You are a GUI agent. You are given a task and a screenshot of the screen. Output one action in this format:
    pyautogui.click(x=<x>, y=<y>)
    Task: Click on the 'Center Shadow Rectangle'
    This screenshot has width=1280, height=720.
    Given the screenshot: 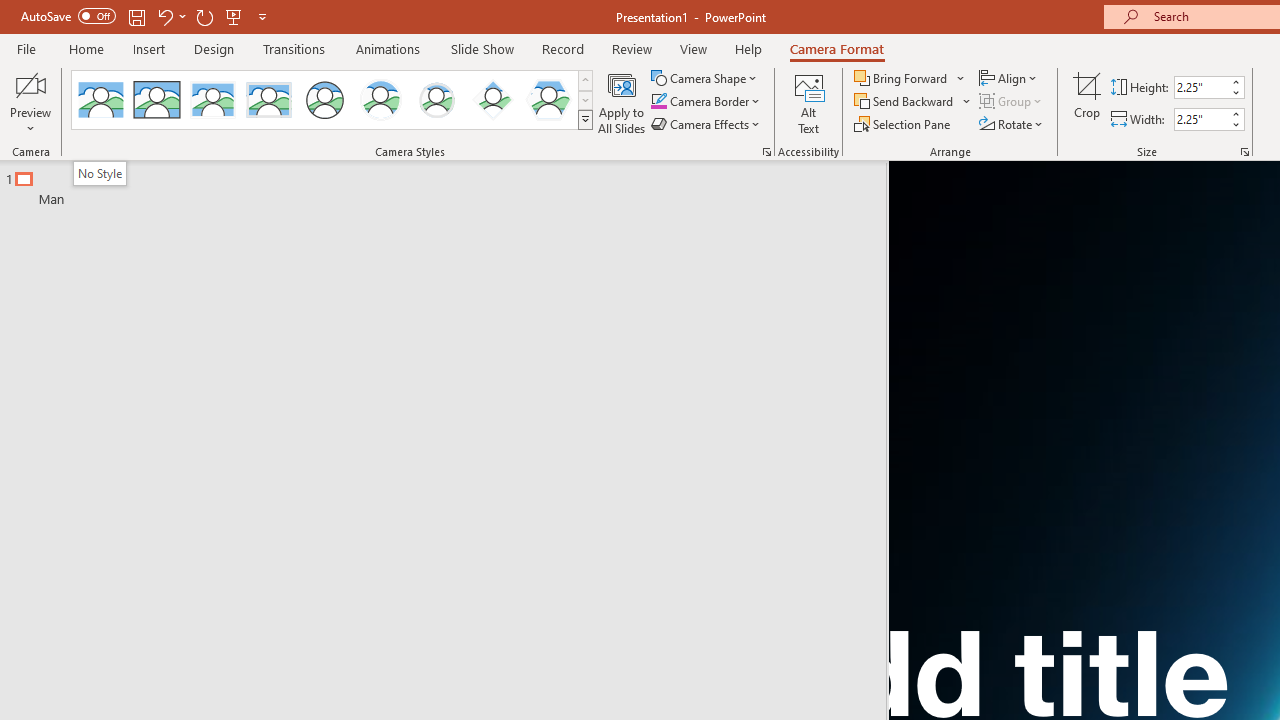 What is the action you would take?
    pyautogui.click(x=213, y=100)
    